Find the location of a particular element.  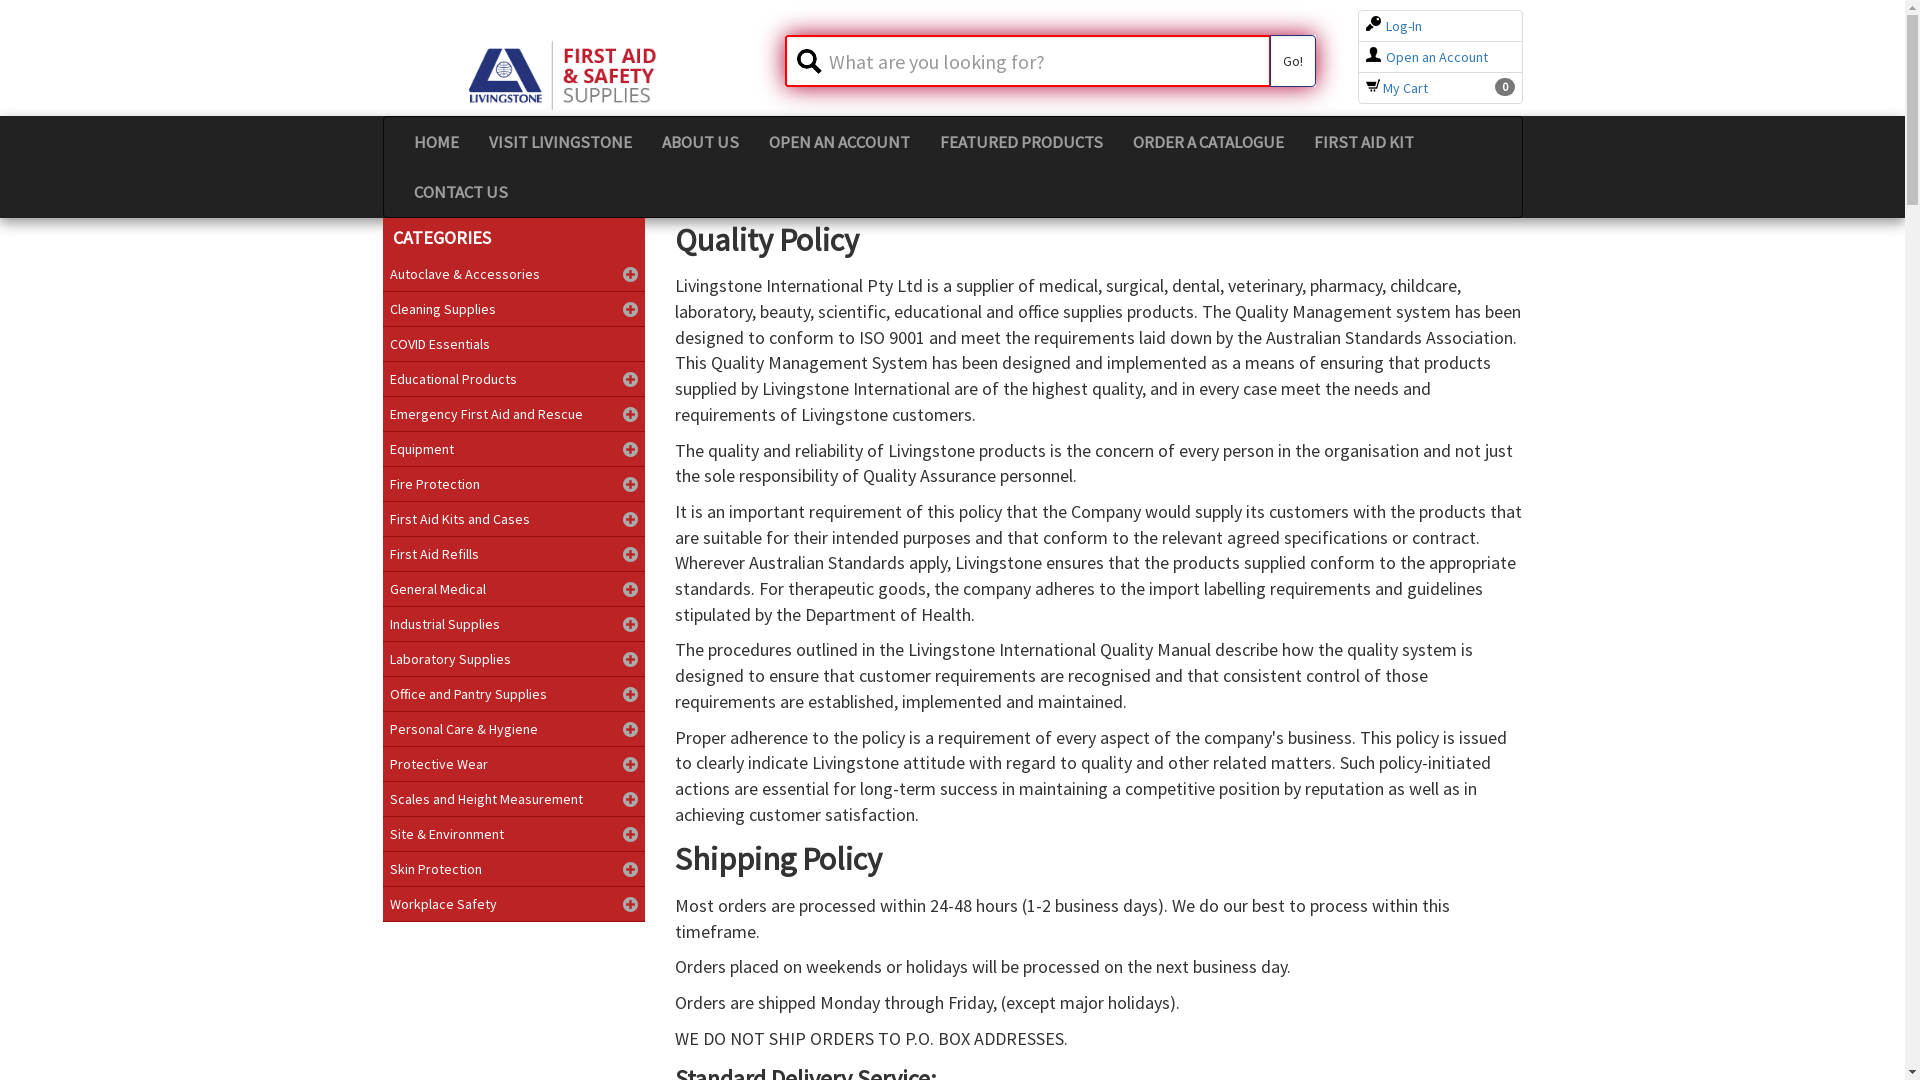

'OPEN AN ACCOUNT' is located at coordinates (839, 141).